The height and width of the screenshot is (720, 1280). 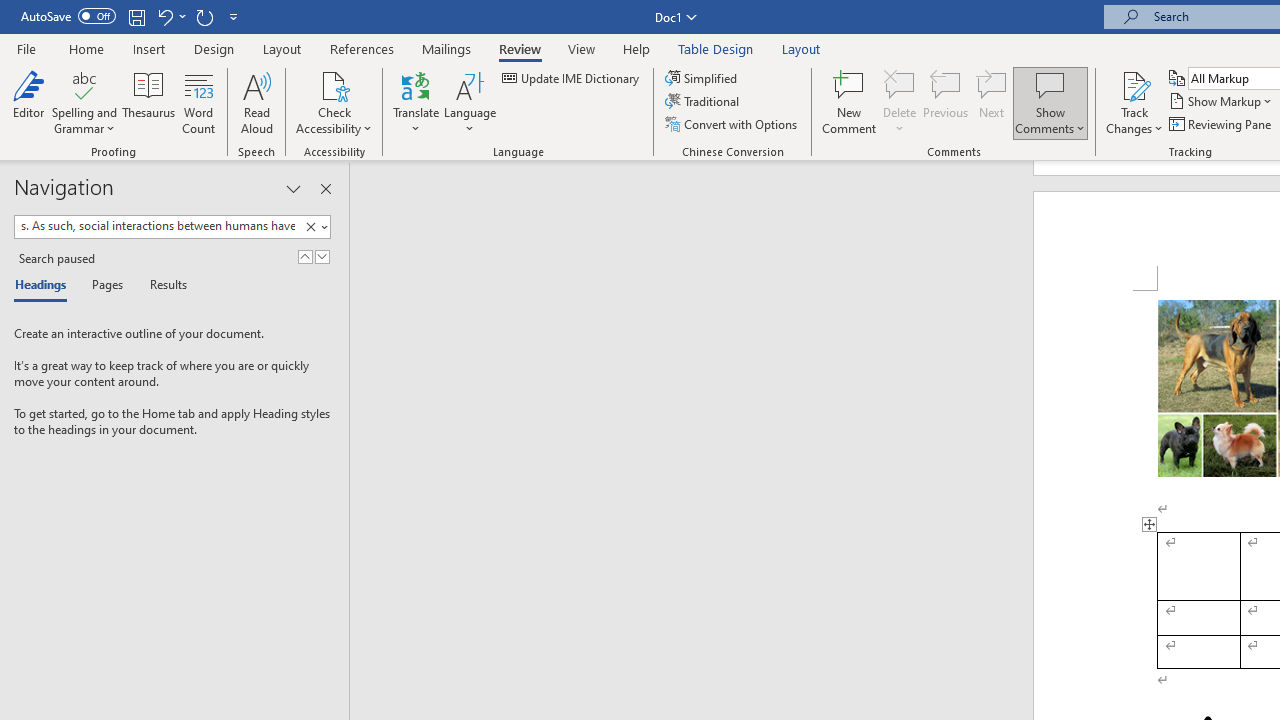 What do you see at coordinates (10, 11) in the screenshot?
I see `'System'` at bounding box center [10, 11].